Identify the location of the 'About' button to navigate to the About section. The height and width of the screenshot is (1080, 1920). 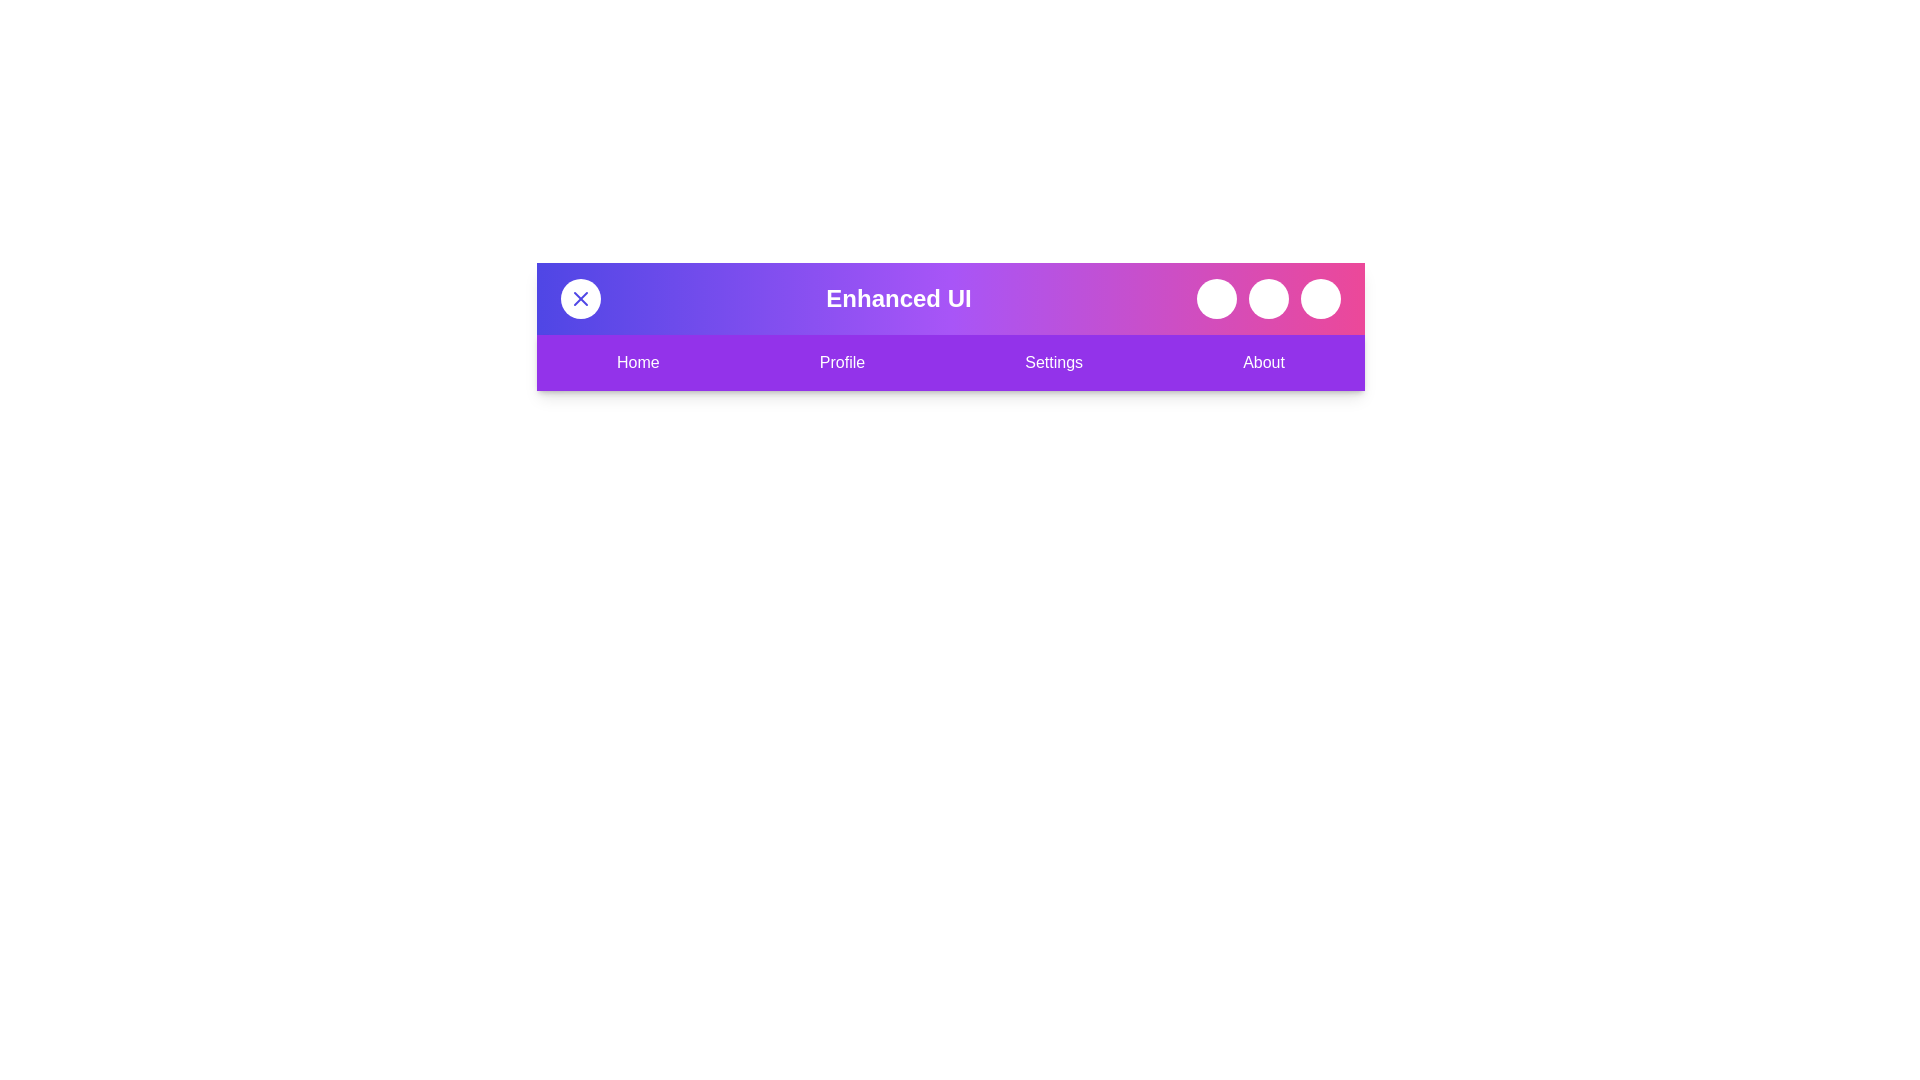
(1262, 362).